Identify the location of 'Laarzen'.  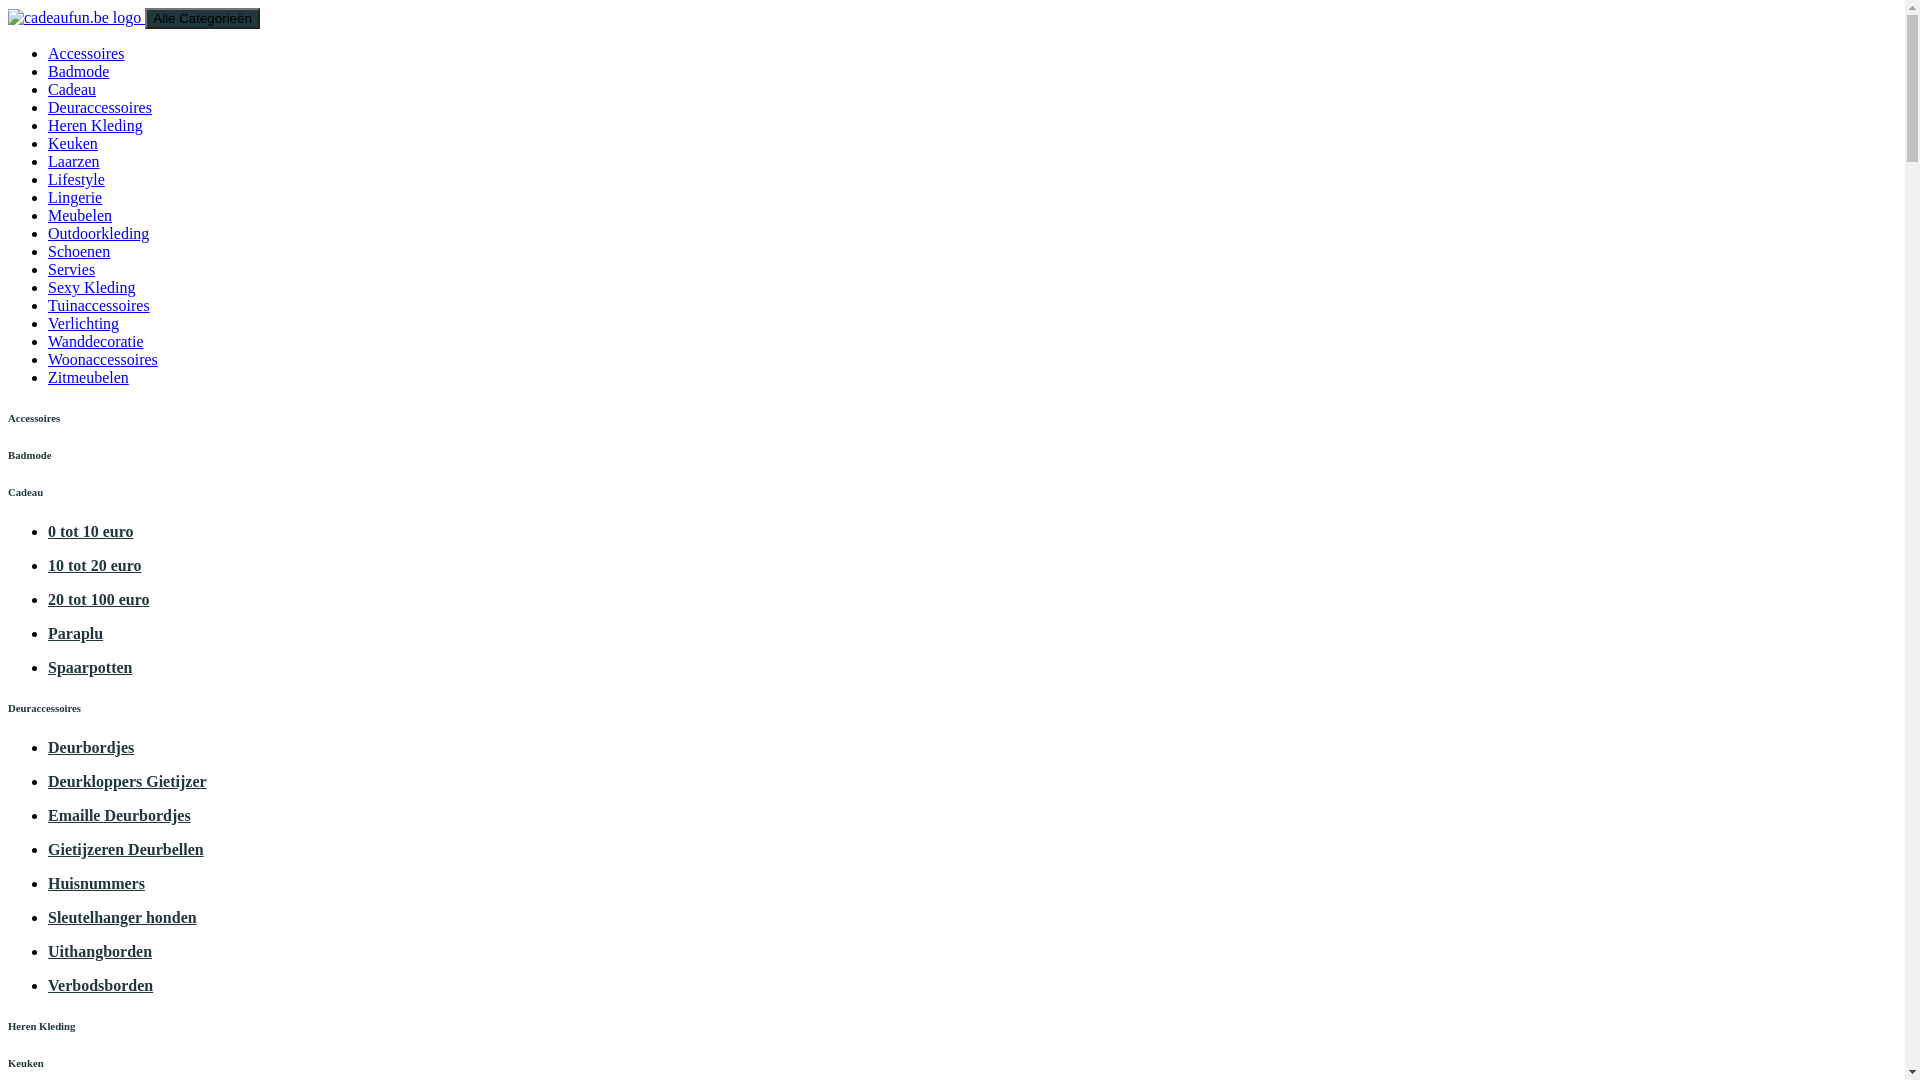
(73, 160).